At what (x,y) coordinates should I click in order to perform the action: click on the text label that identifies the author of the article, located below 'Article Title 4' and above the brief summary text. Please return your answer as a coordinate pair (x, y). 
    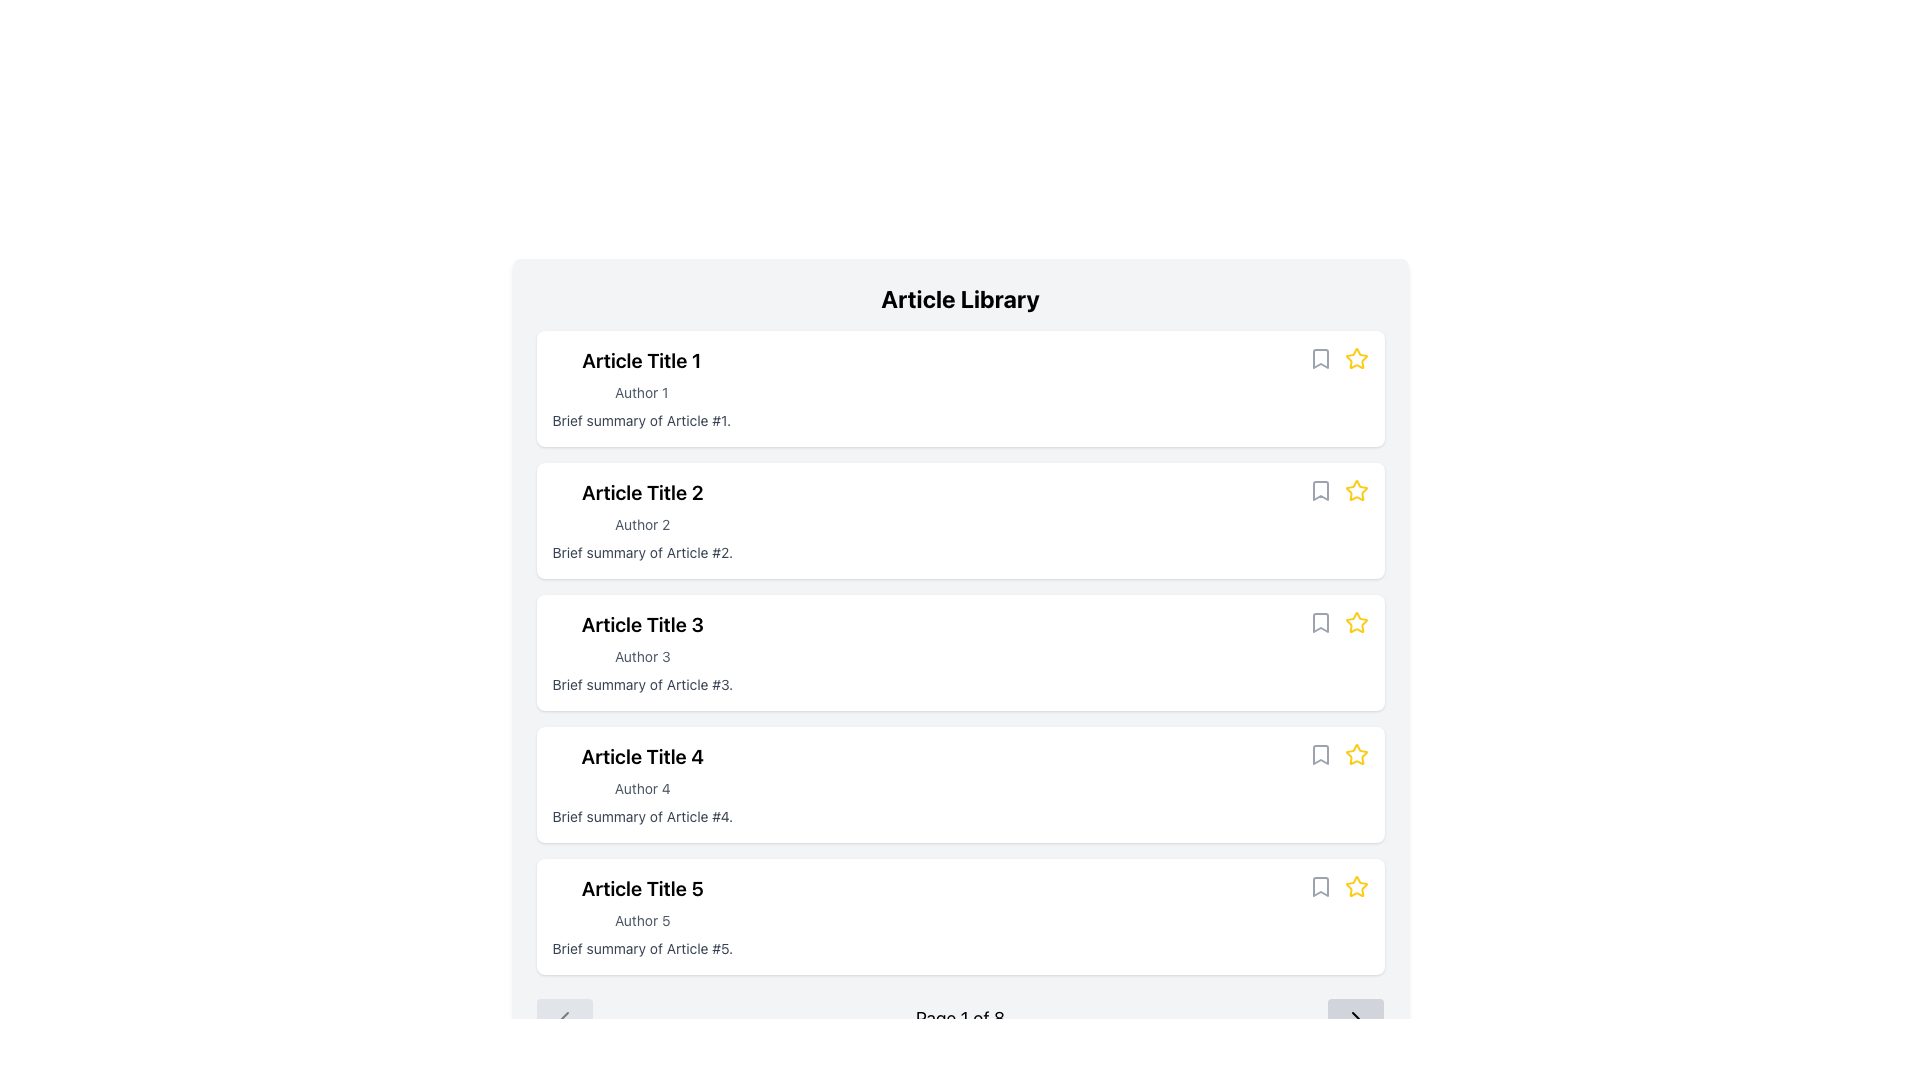
    Looking at the image, I should click on (642, 788).